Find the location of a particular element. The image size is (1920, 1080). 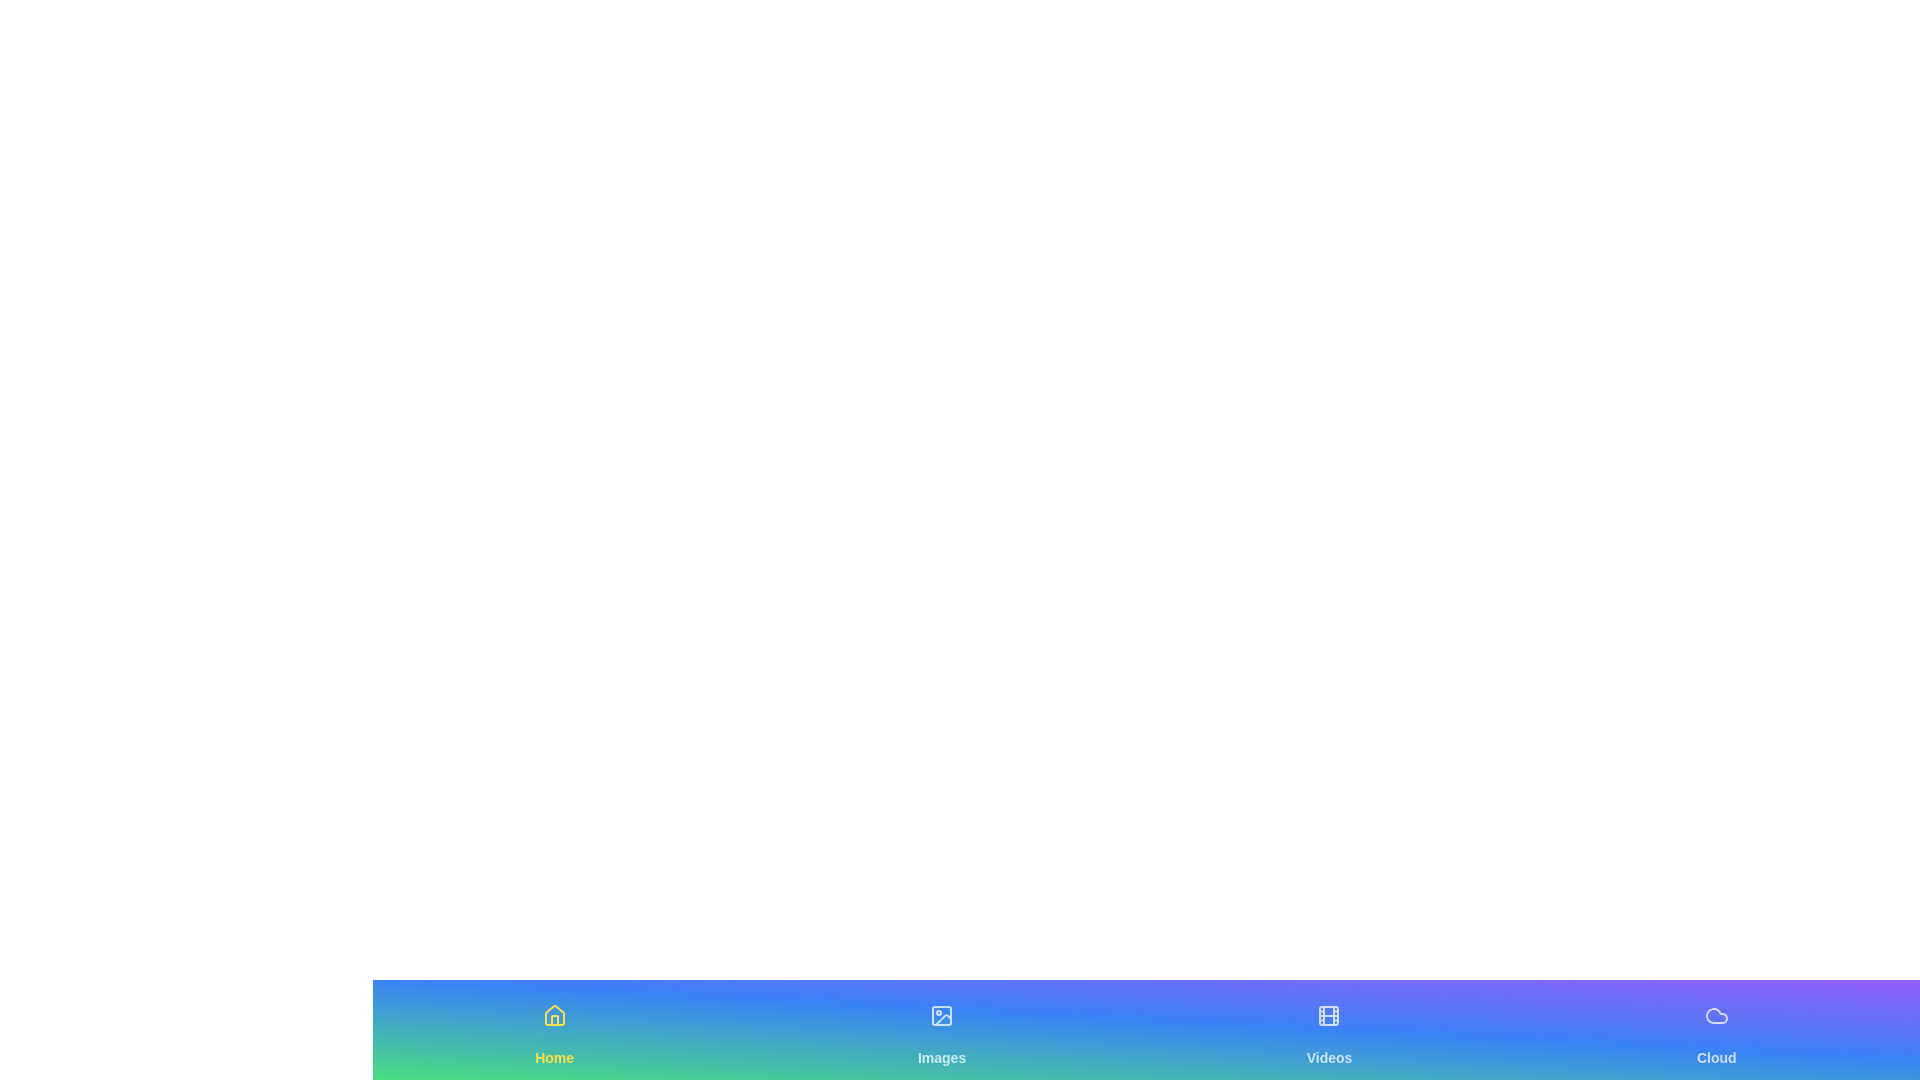

the tab labeled Images to observe its hover effect is located at coordinates (941, 1029).